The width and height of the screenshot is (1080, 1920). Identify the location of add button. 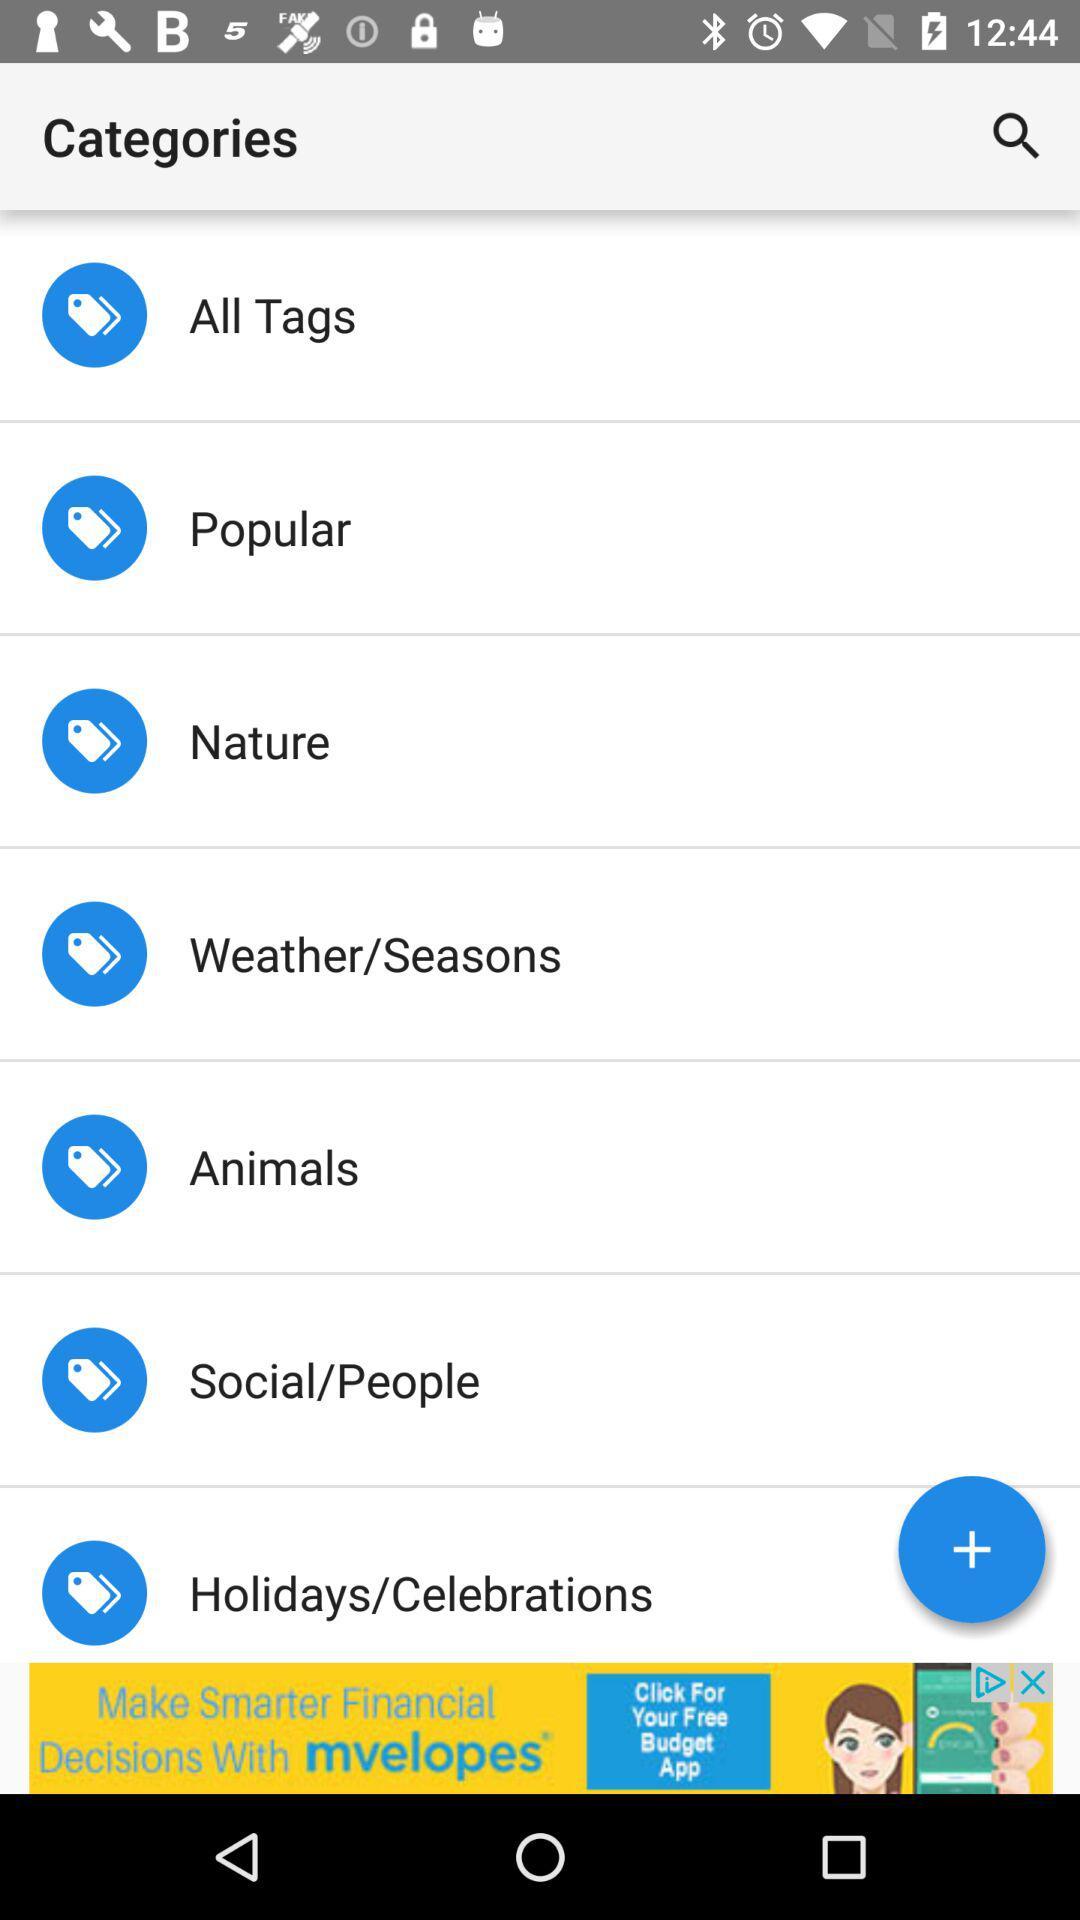
(971, 1548).